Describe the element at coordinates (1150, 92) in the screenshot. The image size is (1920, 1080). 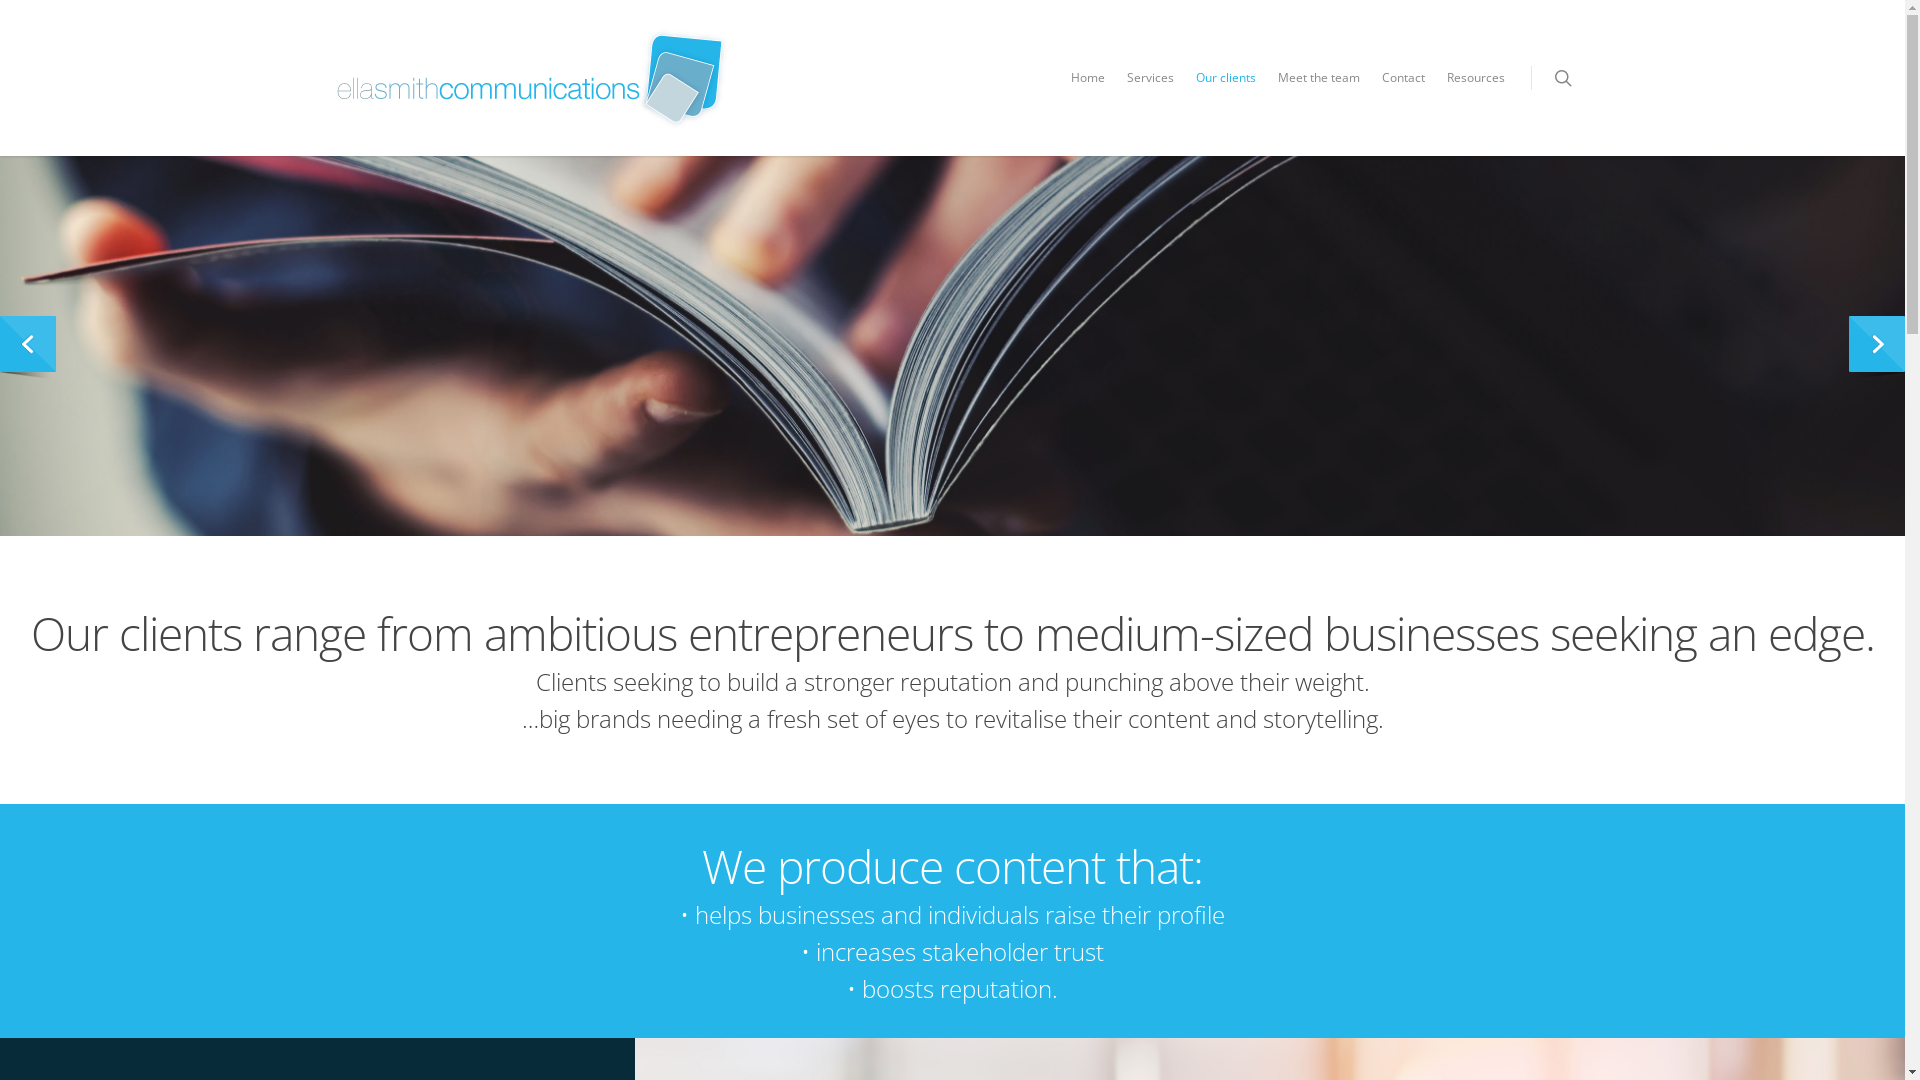
I see `'Services'` at that location.